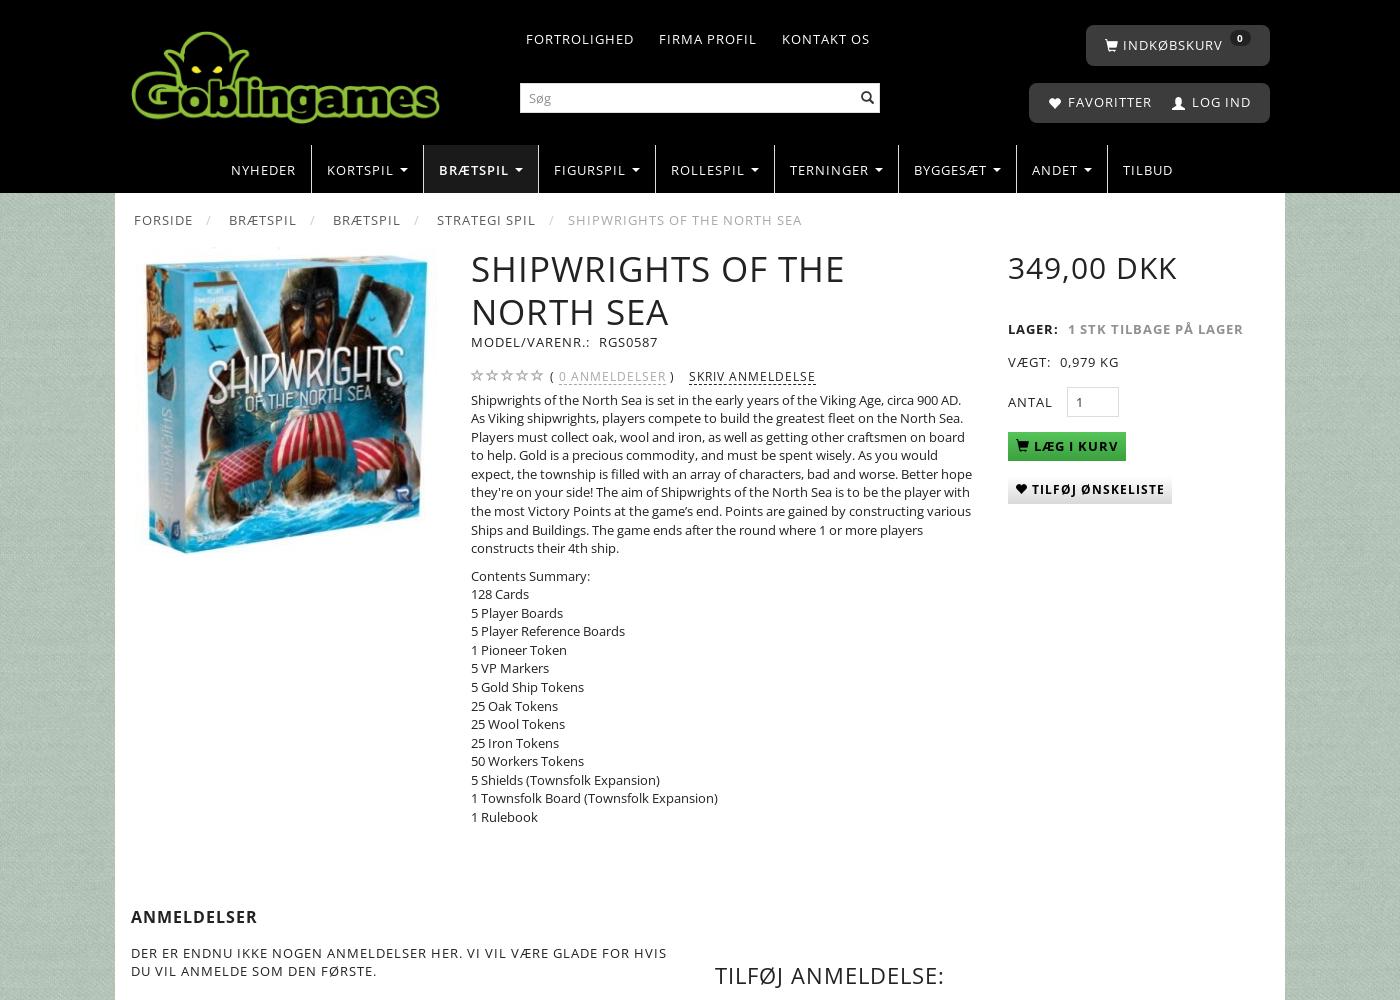 This screenshot has height=1000, width=1400. What do you see at coordinates (398, 960) in the screenshot?
I see `'Der er endnu ikke nogen anmeldelser her. Vi vil være glade for hvis du vil anmelde som den første.'` at bounding box center [398, 960].